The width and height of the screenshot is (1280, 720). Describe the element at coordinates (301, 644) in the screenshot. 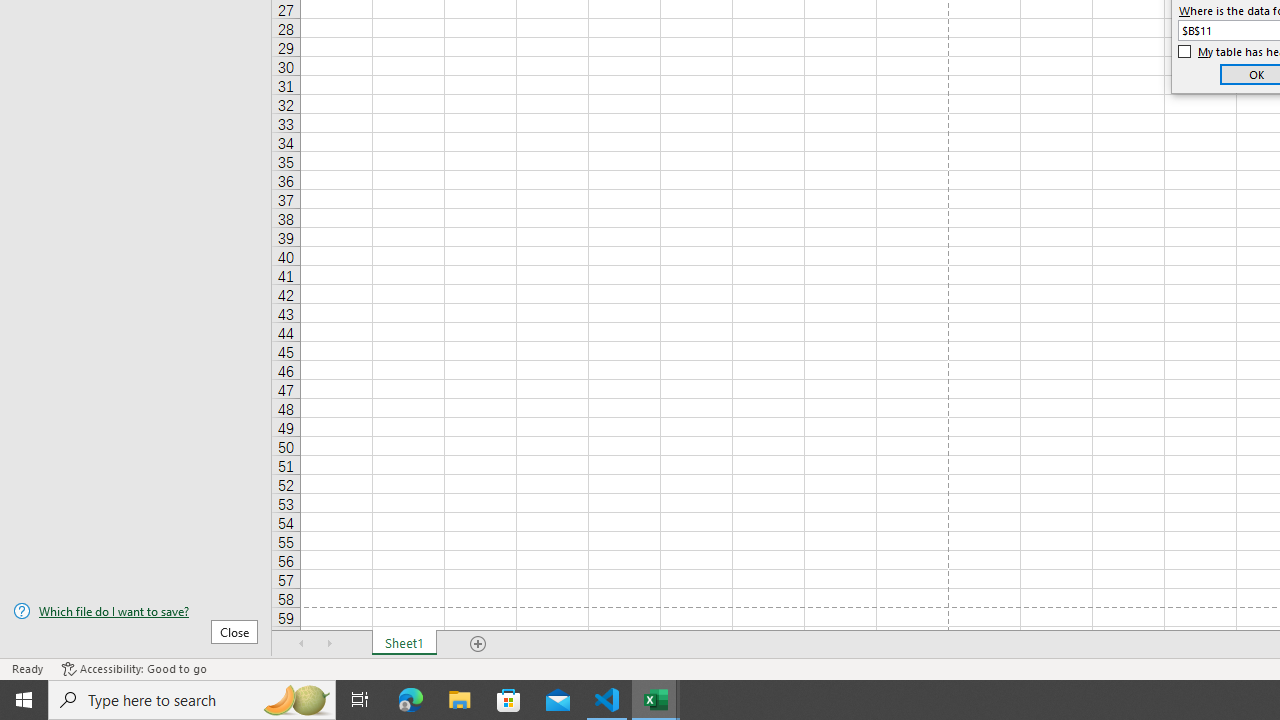

I see `'Scroll Left'` at that location.